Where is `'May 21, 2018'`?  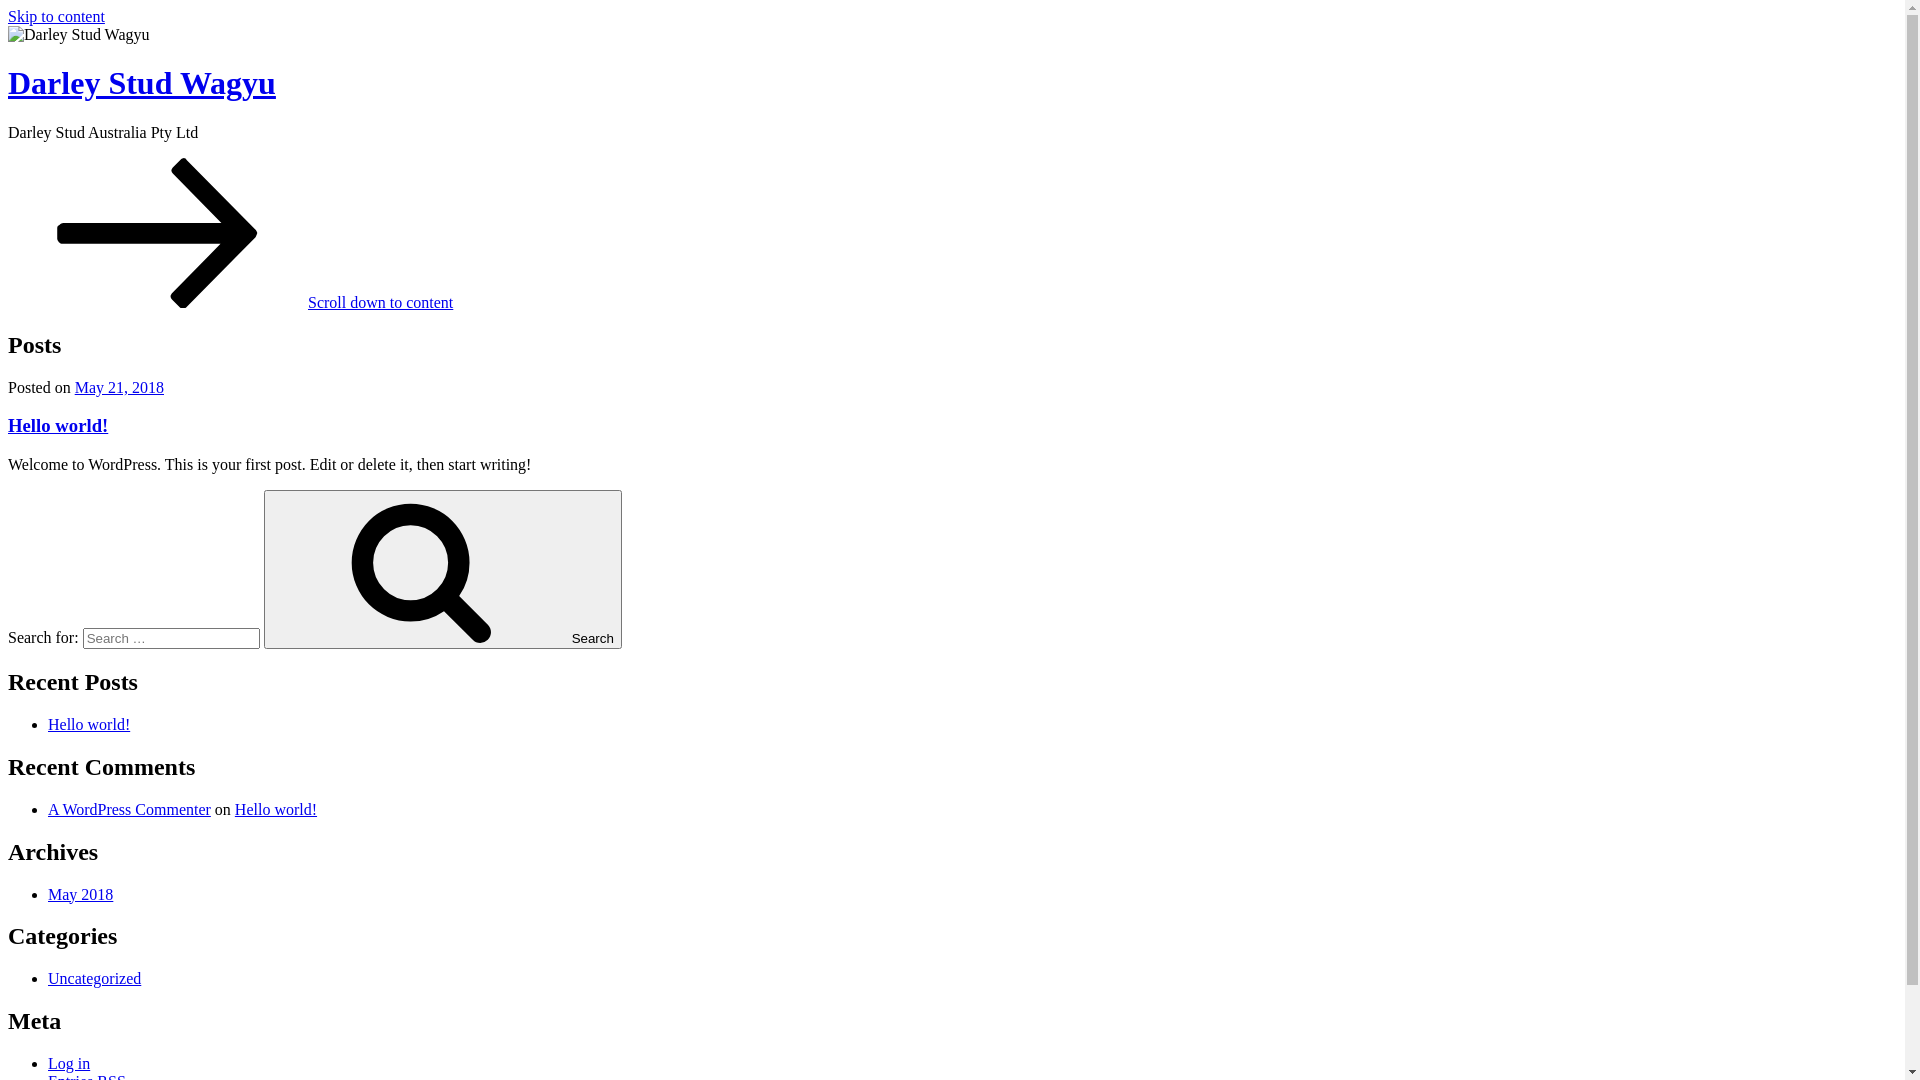
'May 21, 2018' is located at coordinates (118, 387).